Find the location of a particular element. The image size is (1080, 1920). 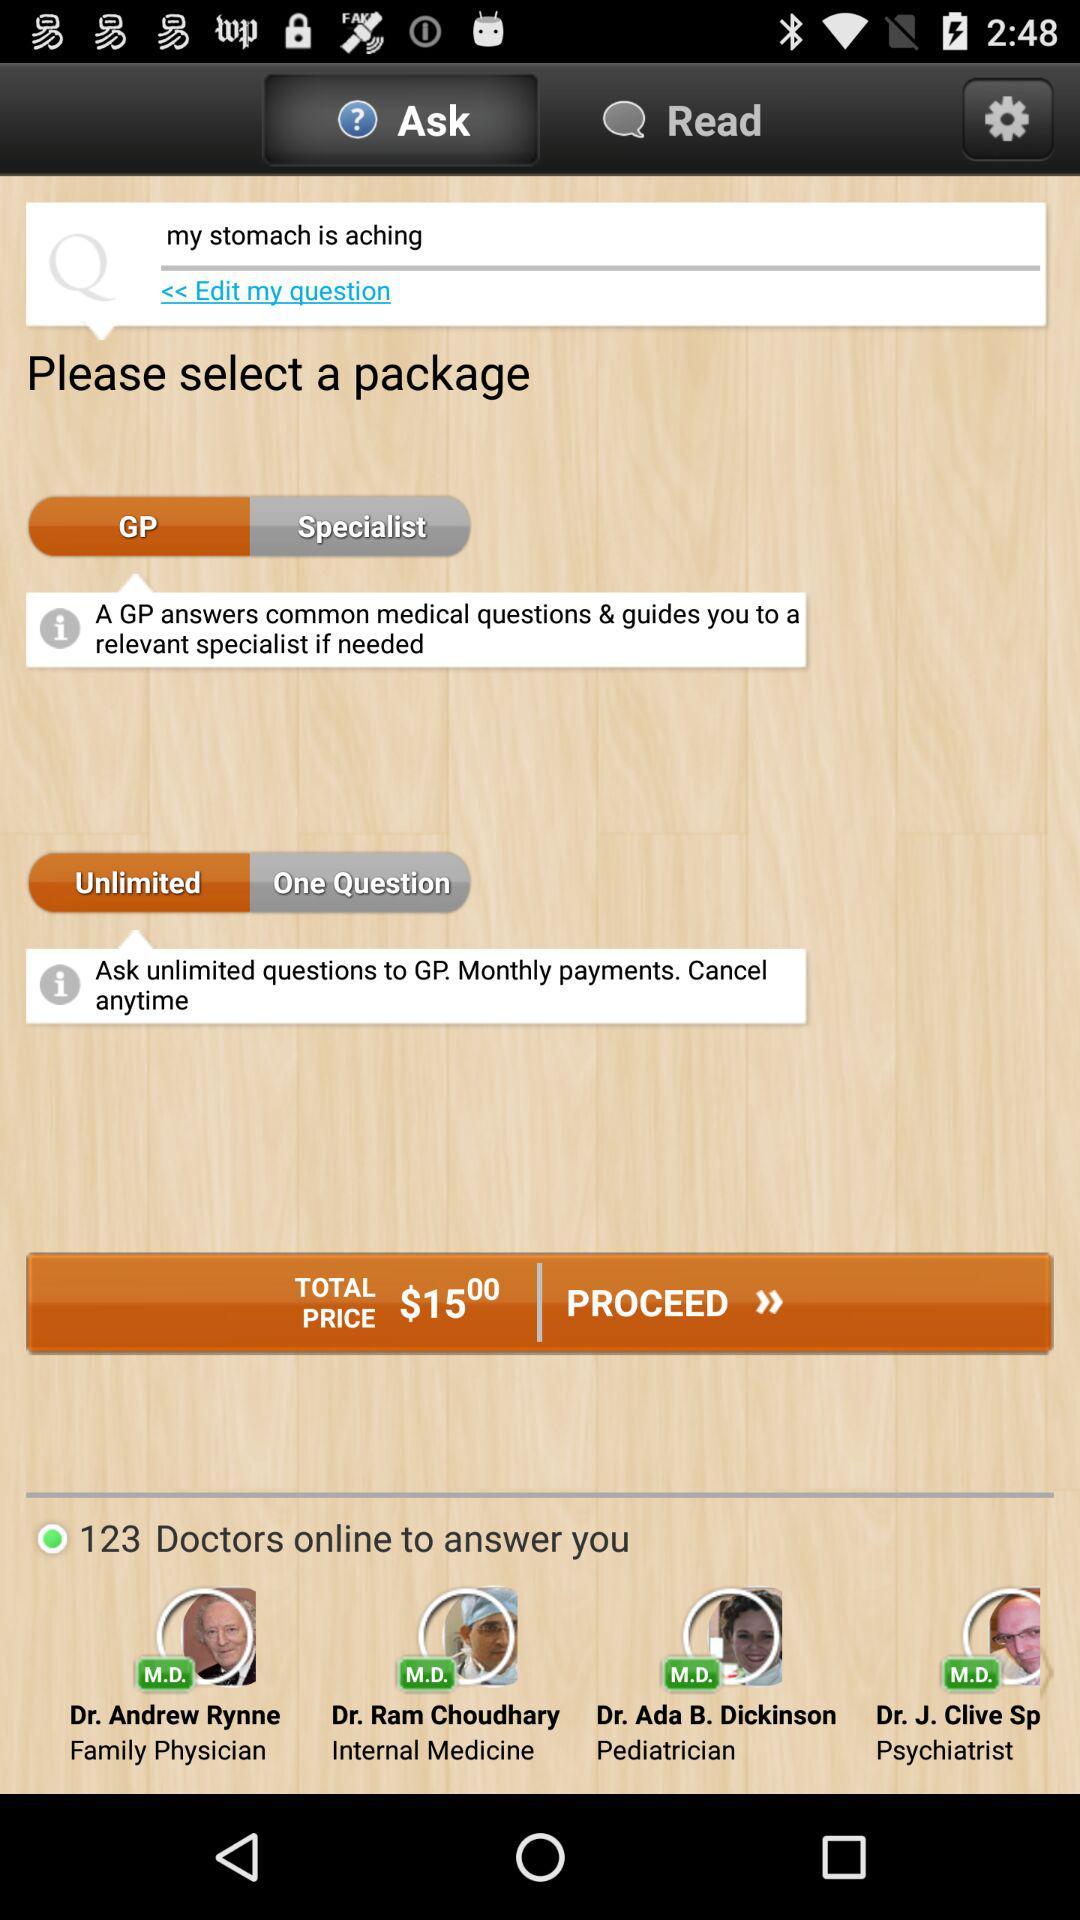

the app below the a gp answers app is located at coordinates (361, 882).